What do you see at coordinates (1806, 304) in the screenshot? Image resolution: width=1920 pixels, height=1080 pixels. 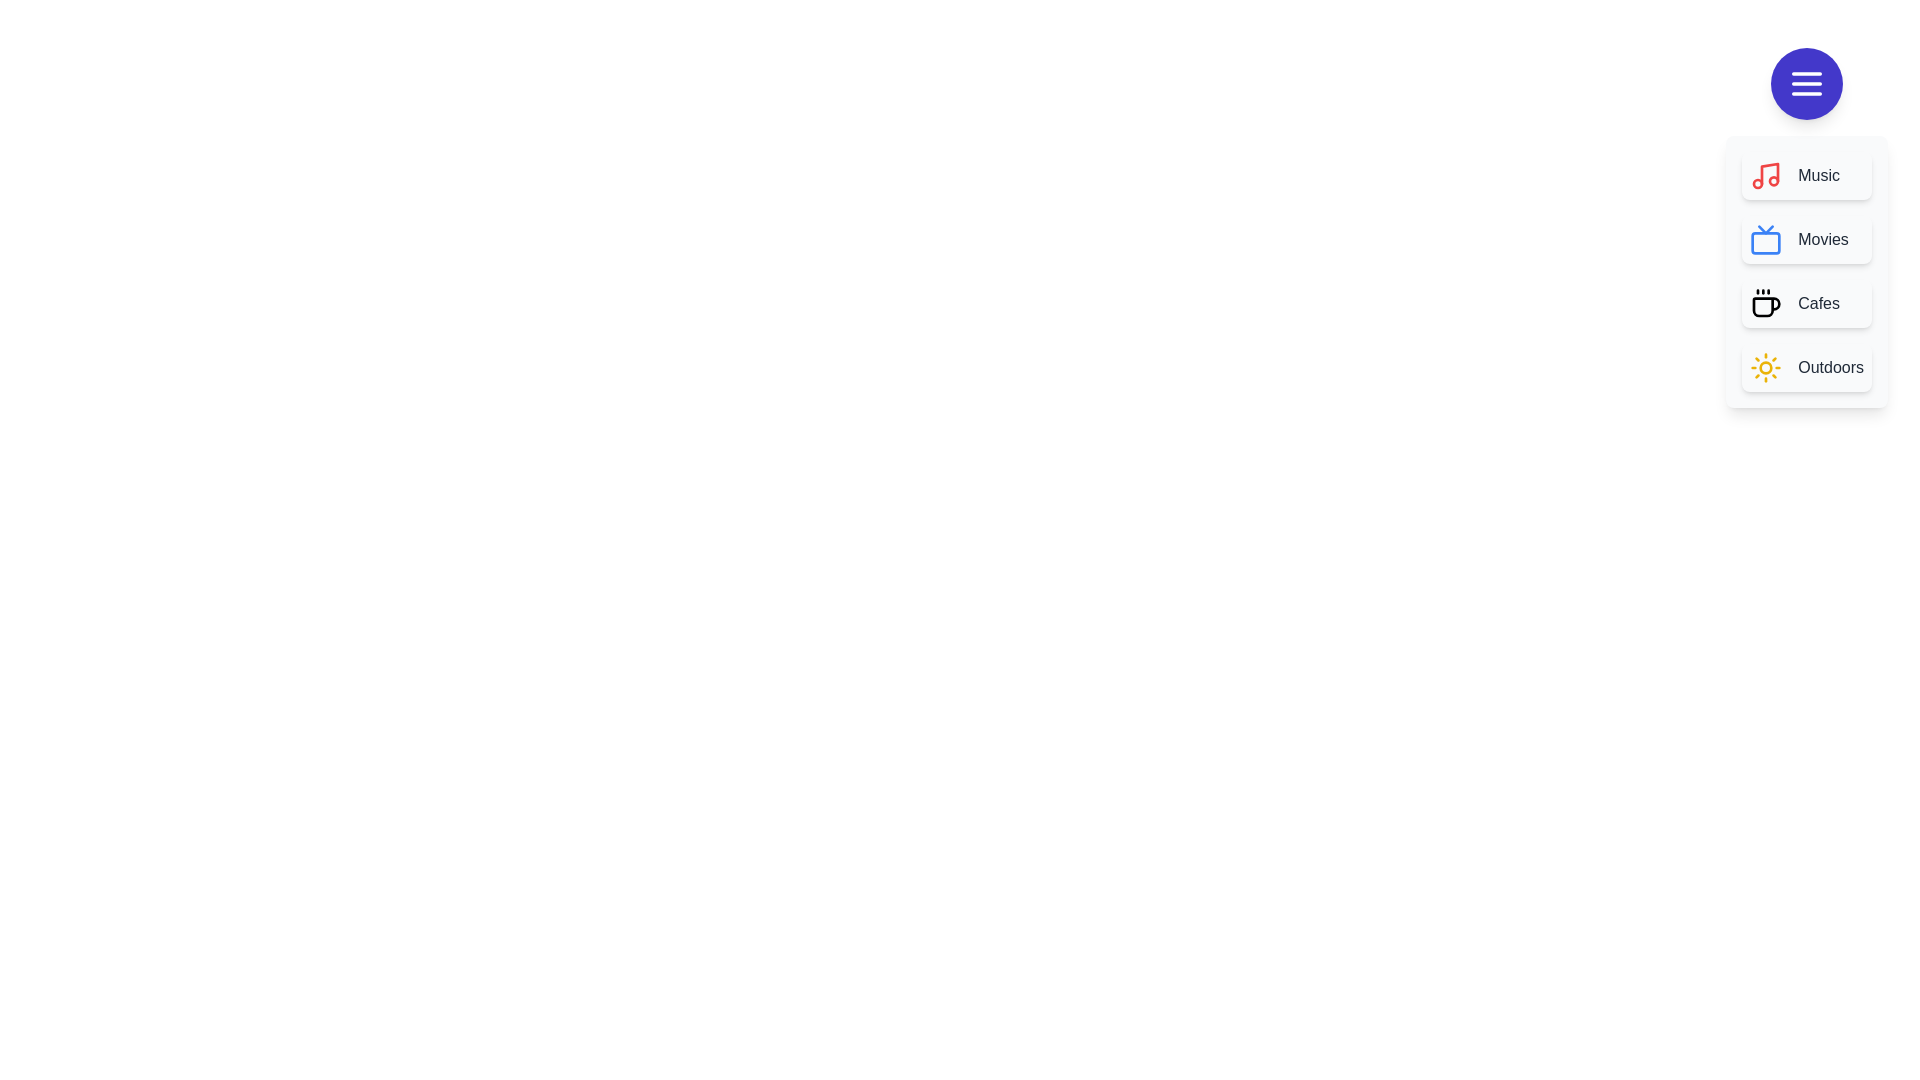 I see `the menu item labeled Cafes` at bounding box center [1806, 304].